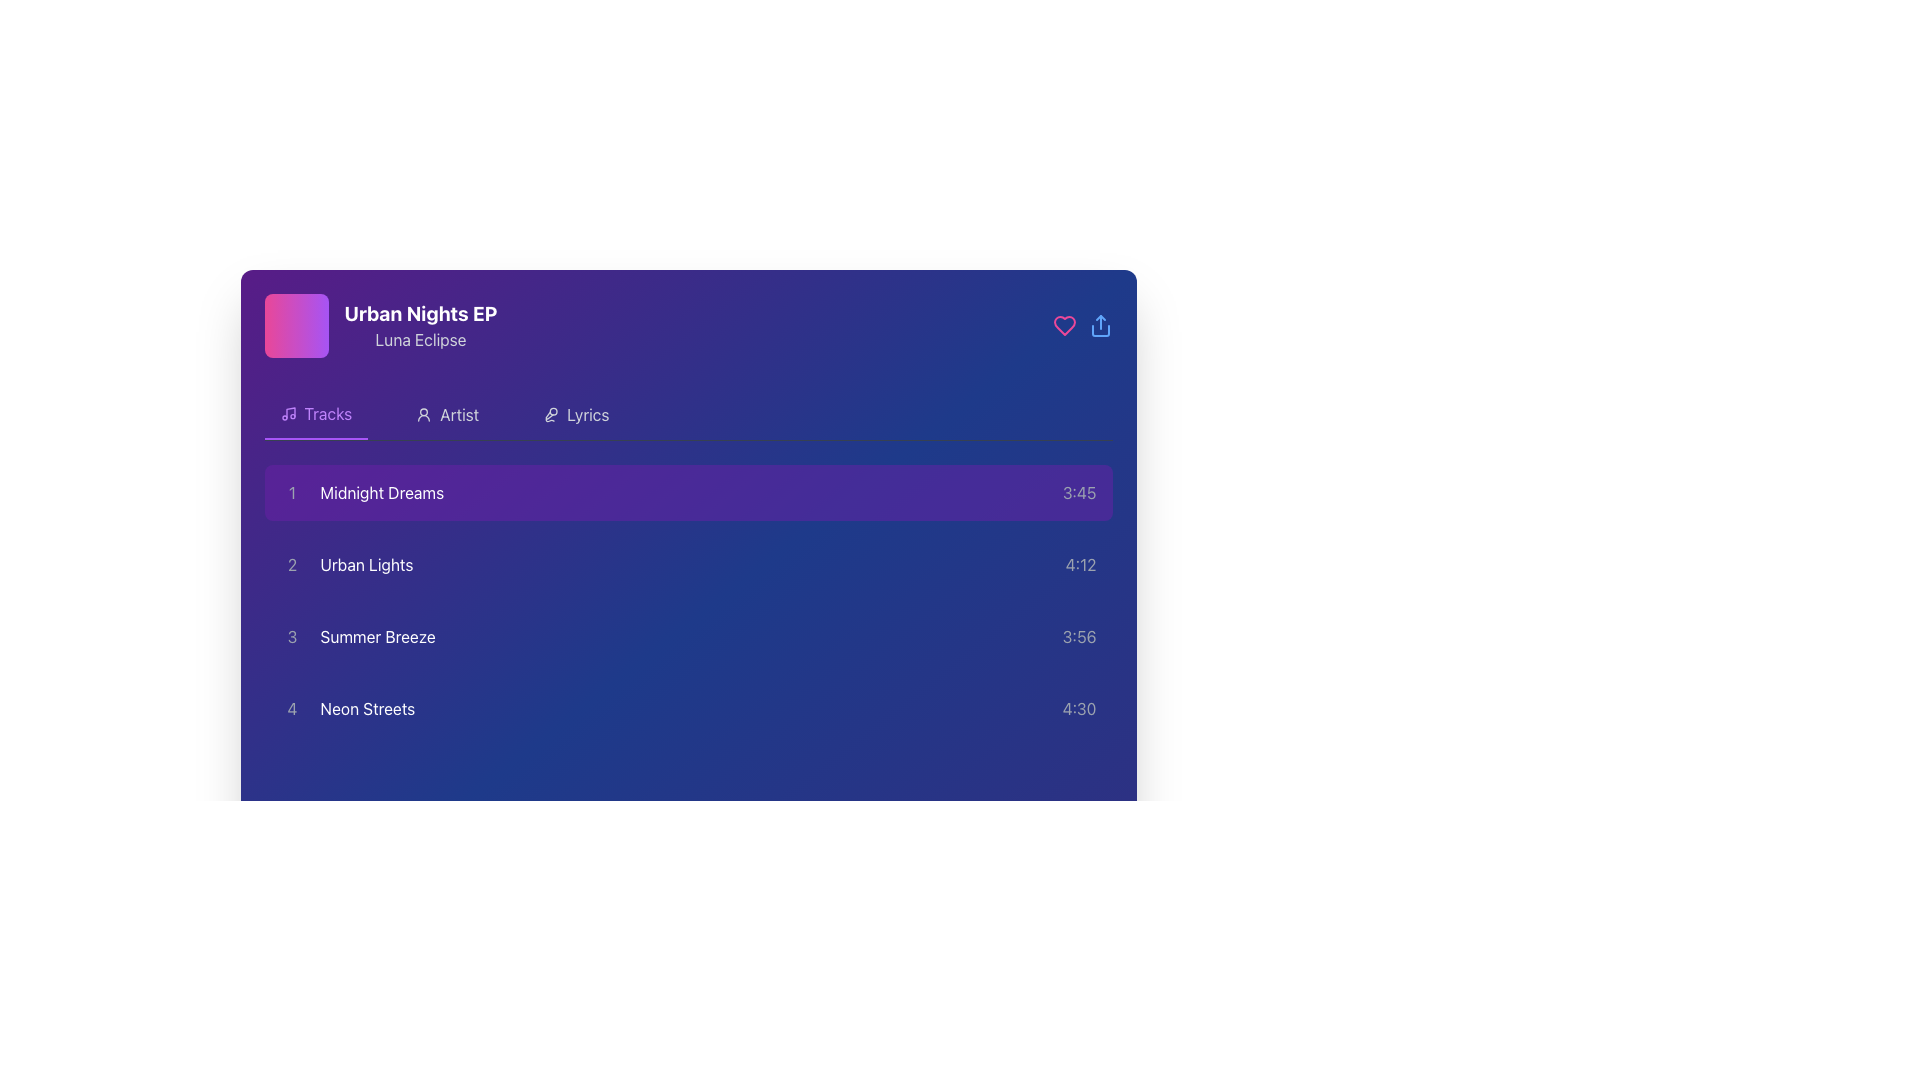 The height and width of the screenshot is (1080, 1920). I want to click on the numerical indicator for the track, so click(291, 564).